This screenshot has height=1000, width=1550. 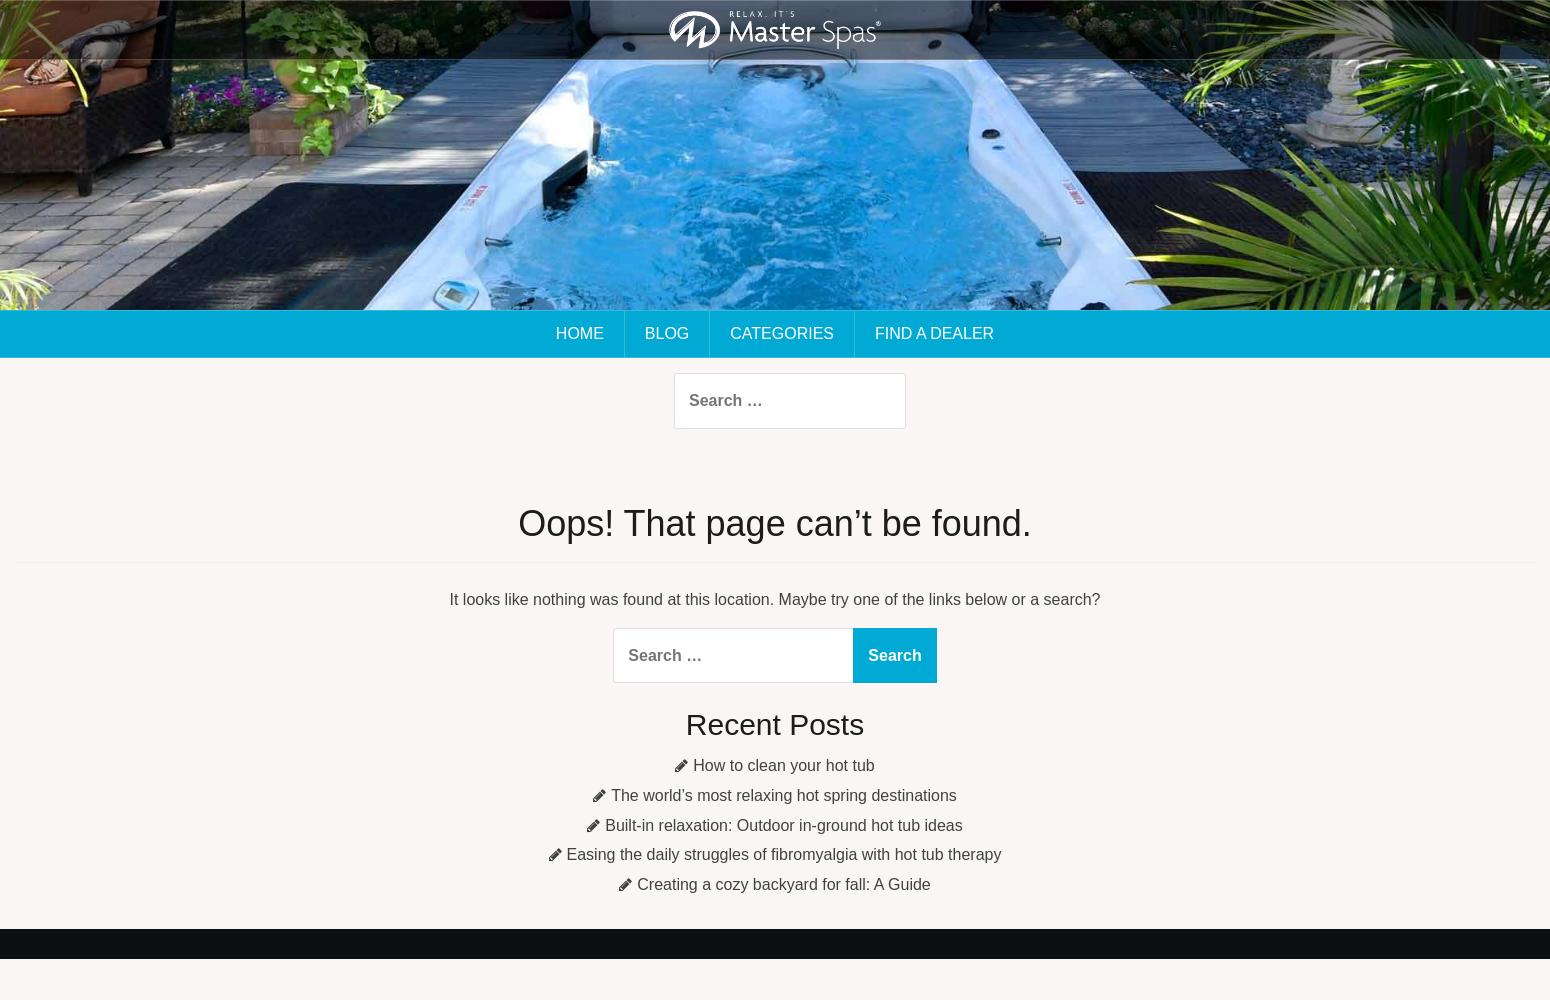 I want to click on 'Home', so click(x=578, y=332).